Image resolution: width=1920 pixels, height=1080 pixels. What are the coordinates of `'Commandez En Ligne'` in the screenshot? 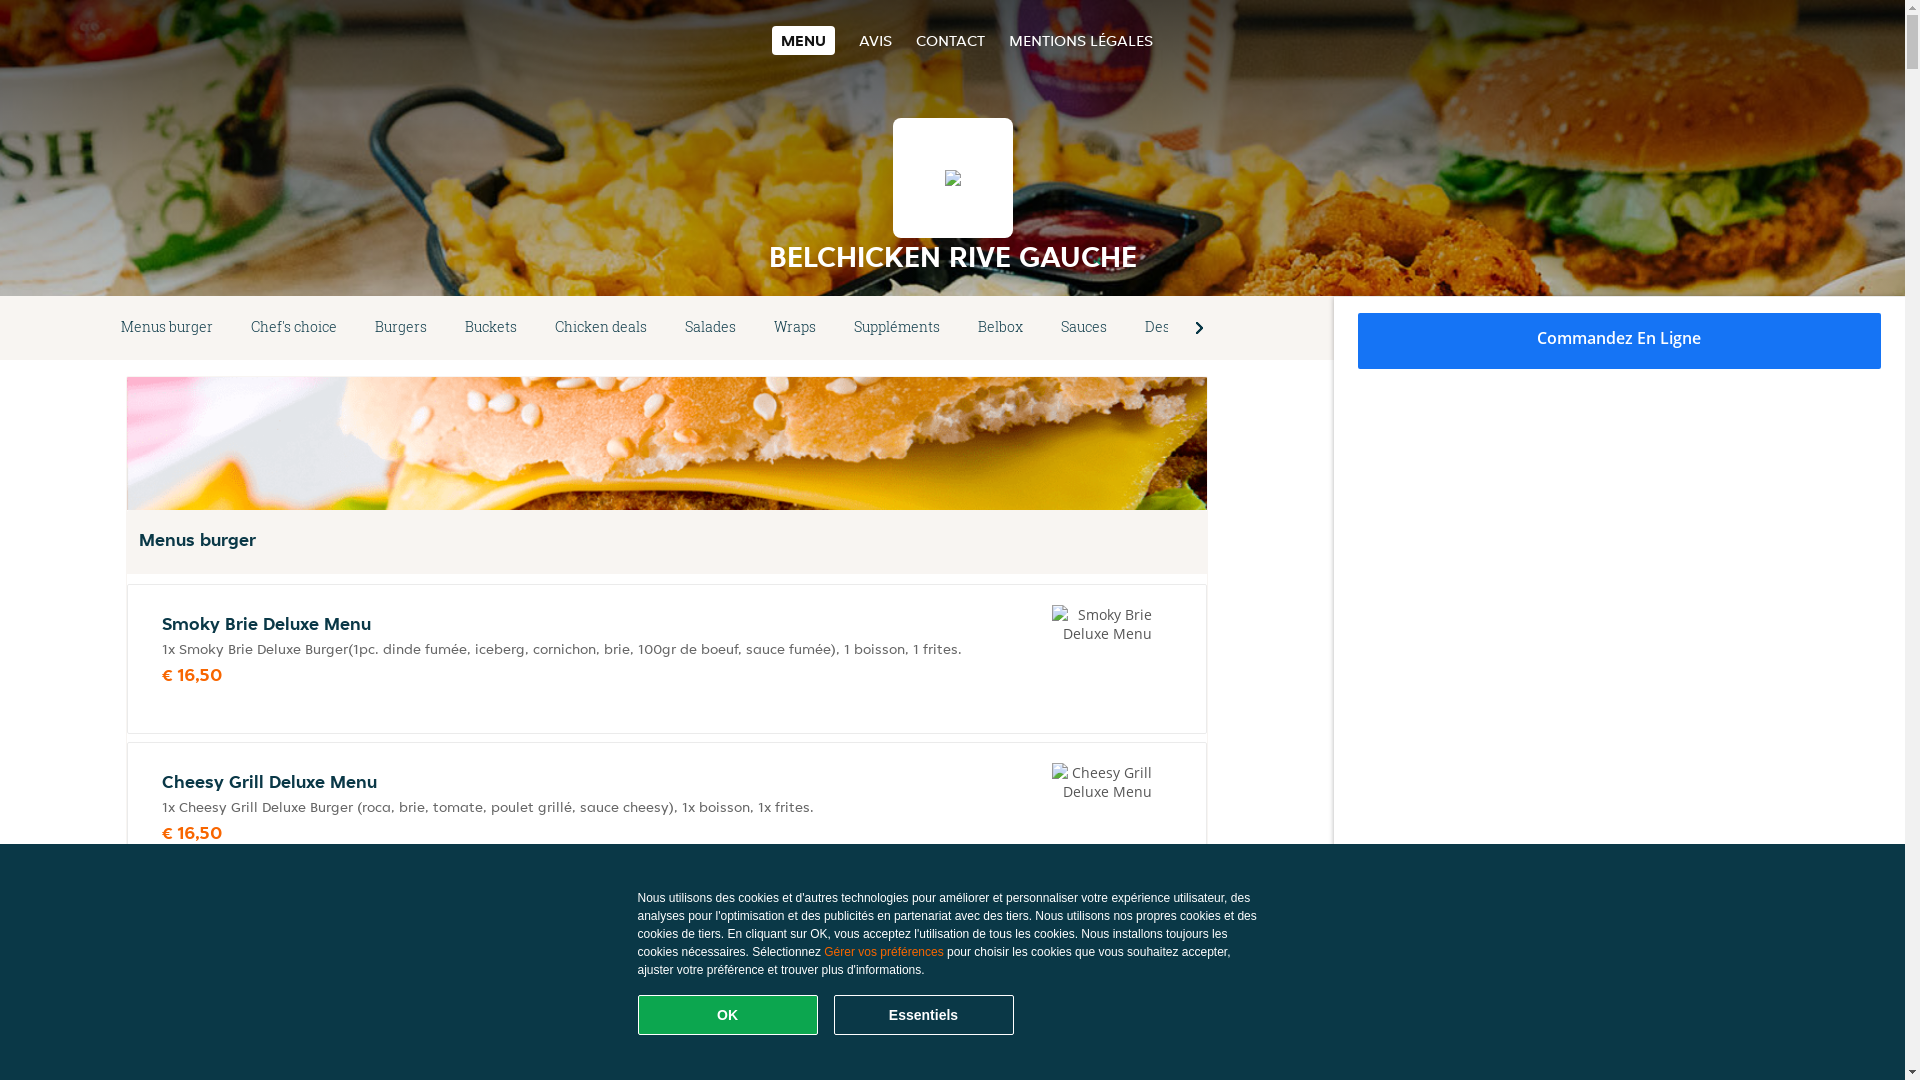 It's located at (1620, 339).